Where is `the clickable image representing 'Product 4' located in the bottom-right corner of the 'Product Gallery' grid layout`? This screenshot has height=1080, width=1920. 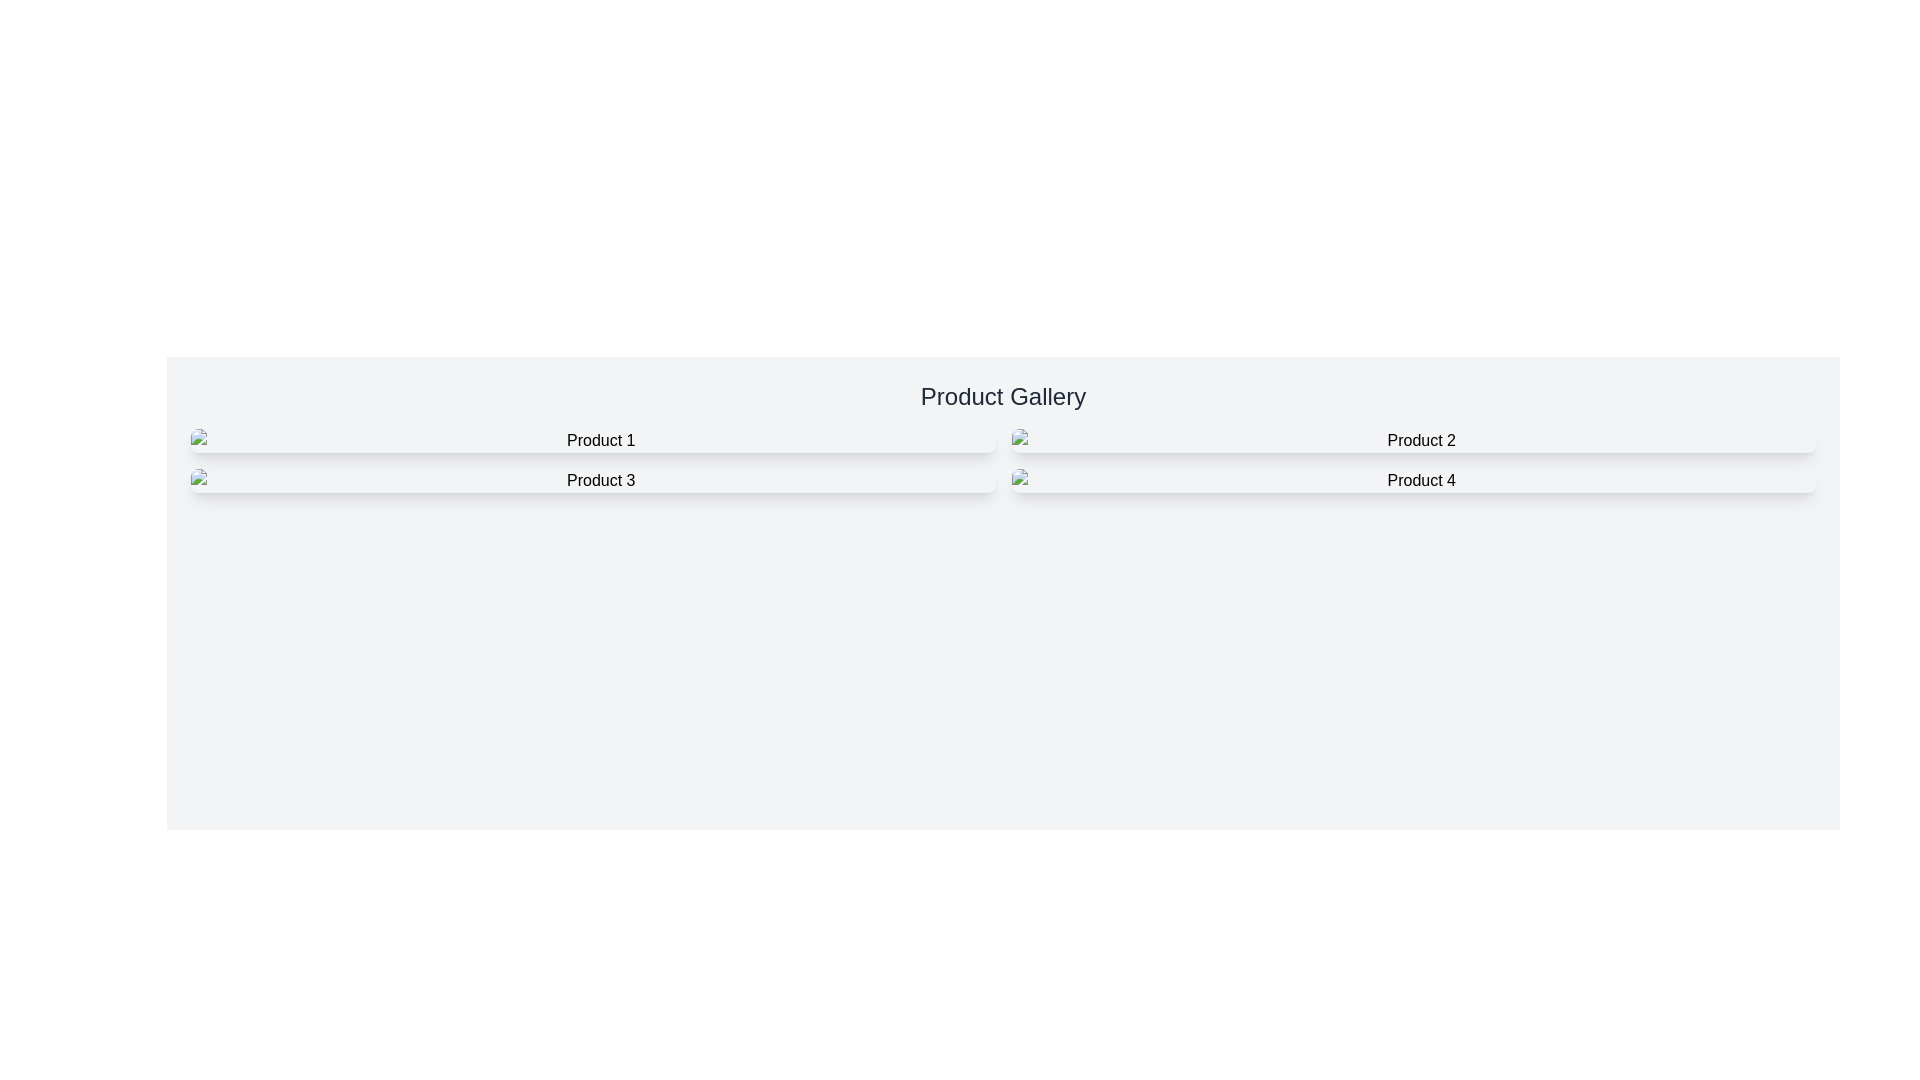
the clickable image representing 'Product 4' located in the bottom-right corner of the 'Product Gallery' grid layout is located at coordinates (1412, 481).